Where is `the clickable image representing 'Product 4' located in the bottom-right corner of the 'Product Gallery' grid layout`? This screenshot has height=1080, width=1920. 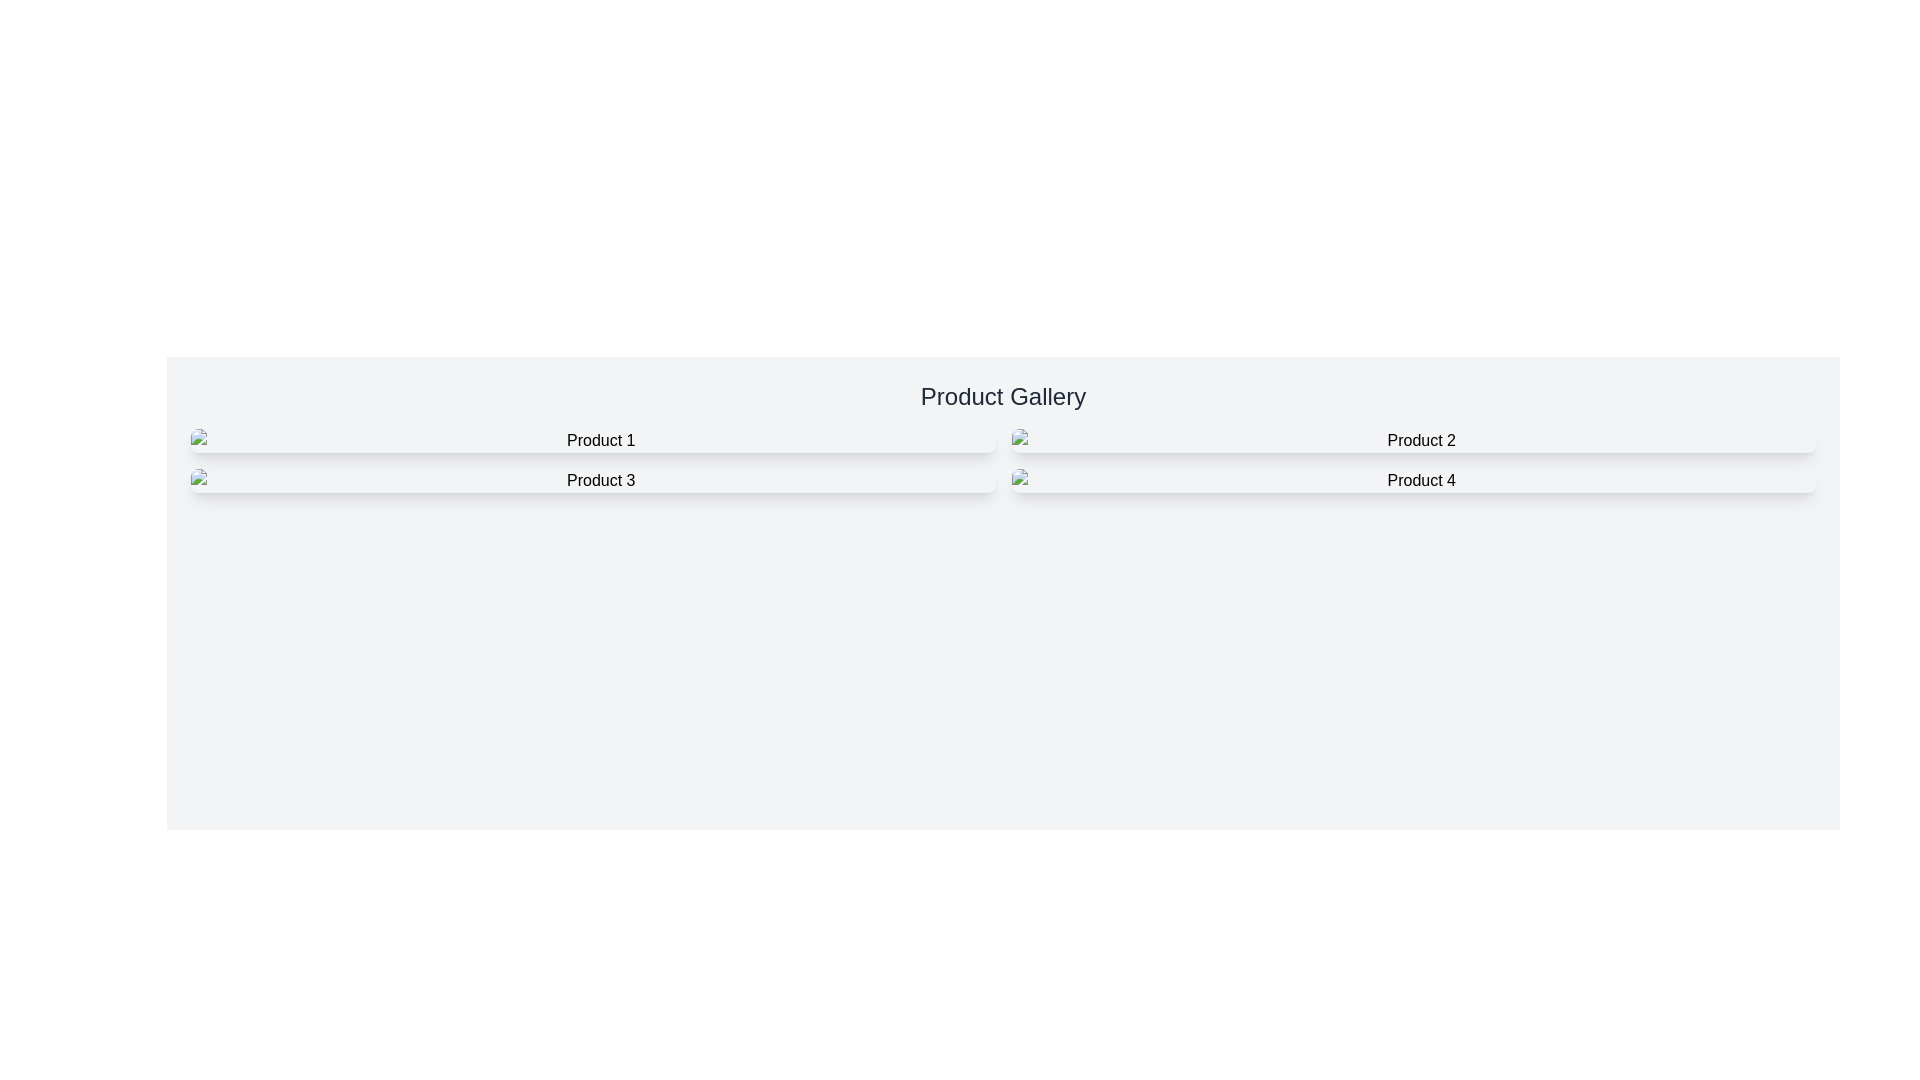
the clickable image representing 'Product 4' located in the bottom-right corner of the 'Product Gallery' grid layout is located at coordinates (1412, 481).